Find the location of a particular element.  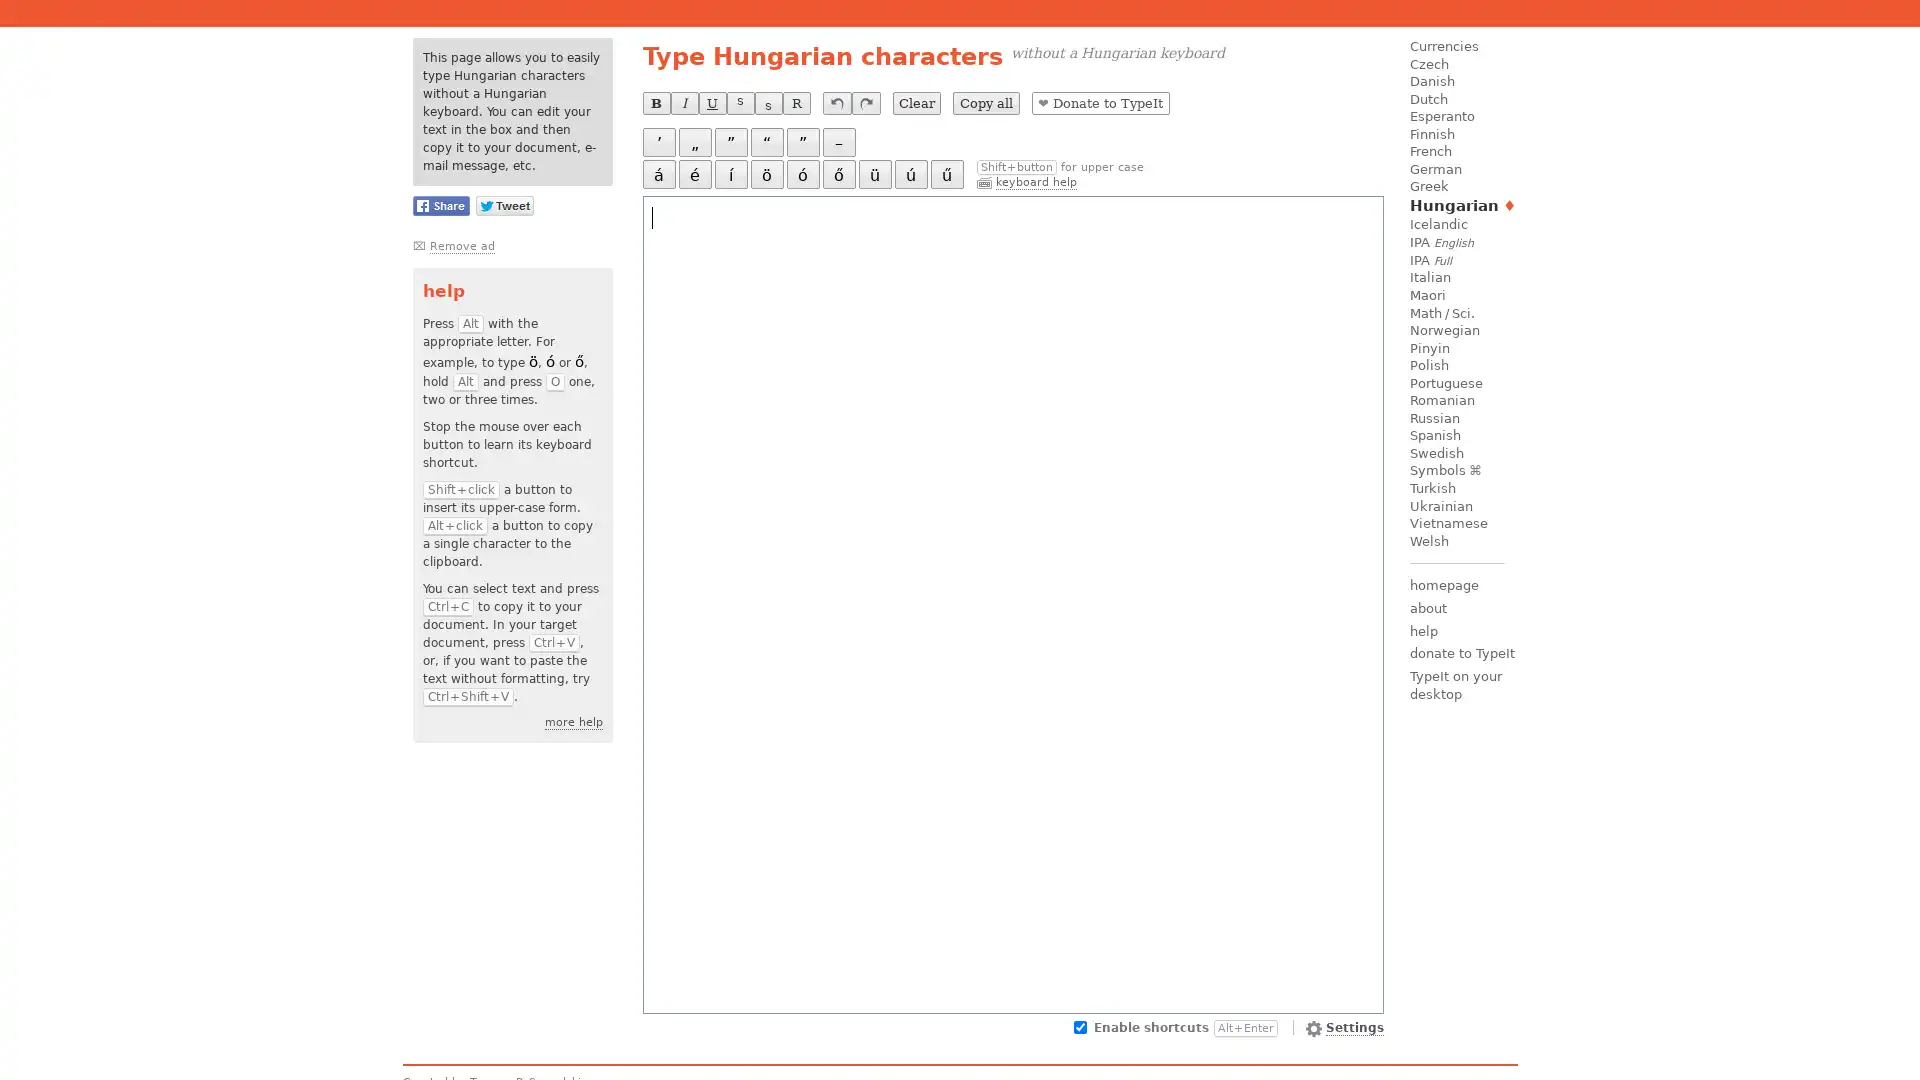

Share this page on Twitter is located at coordinates (504, 205).